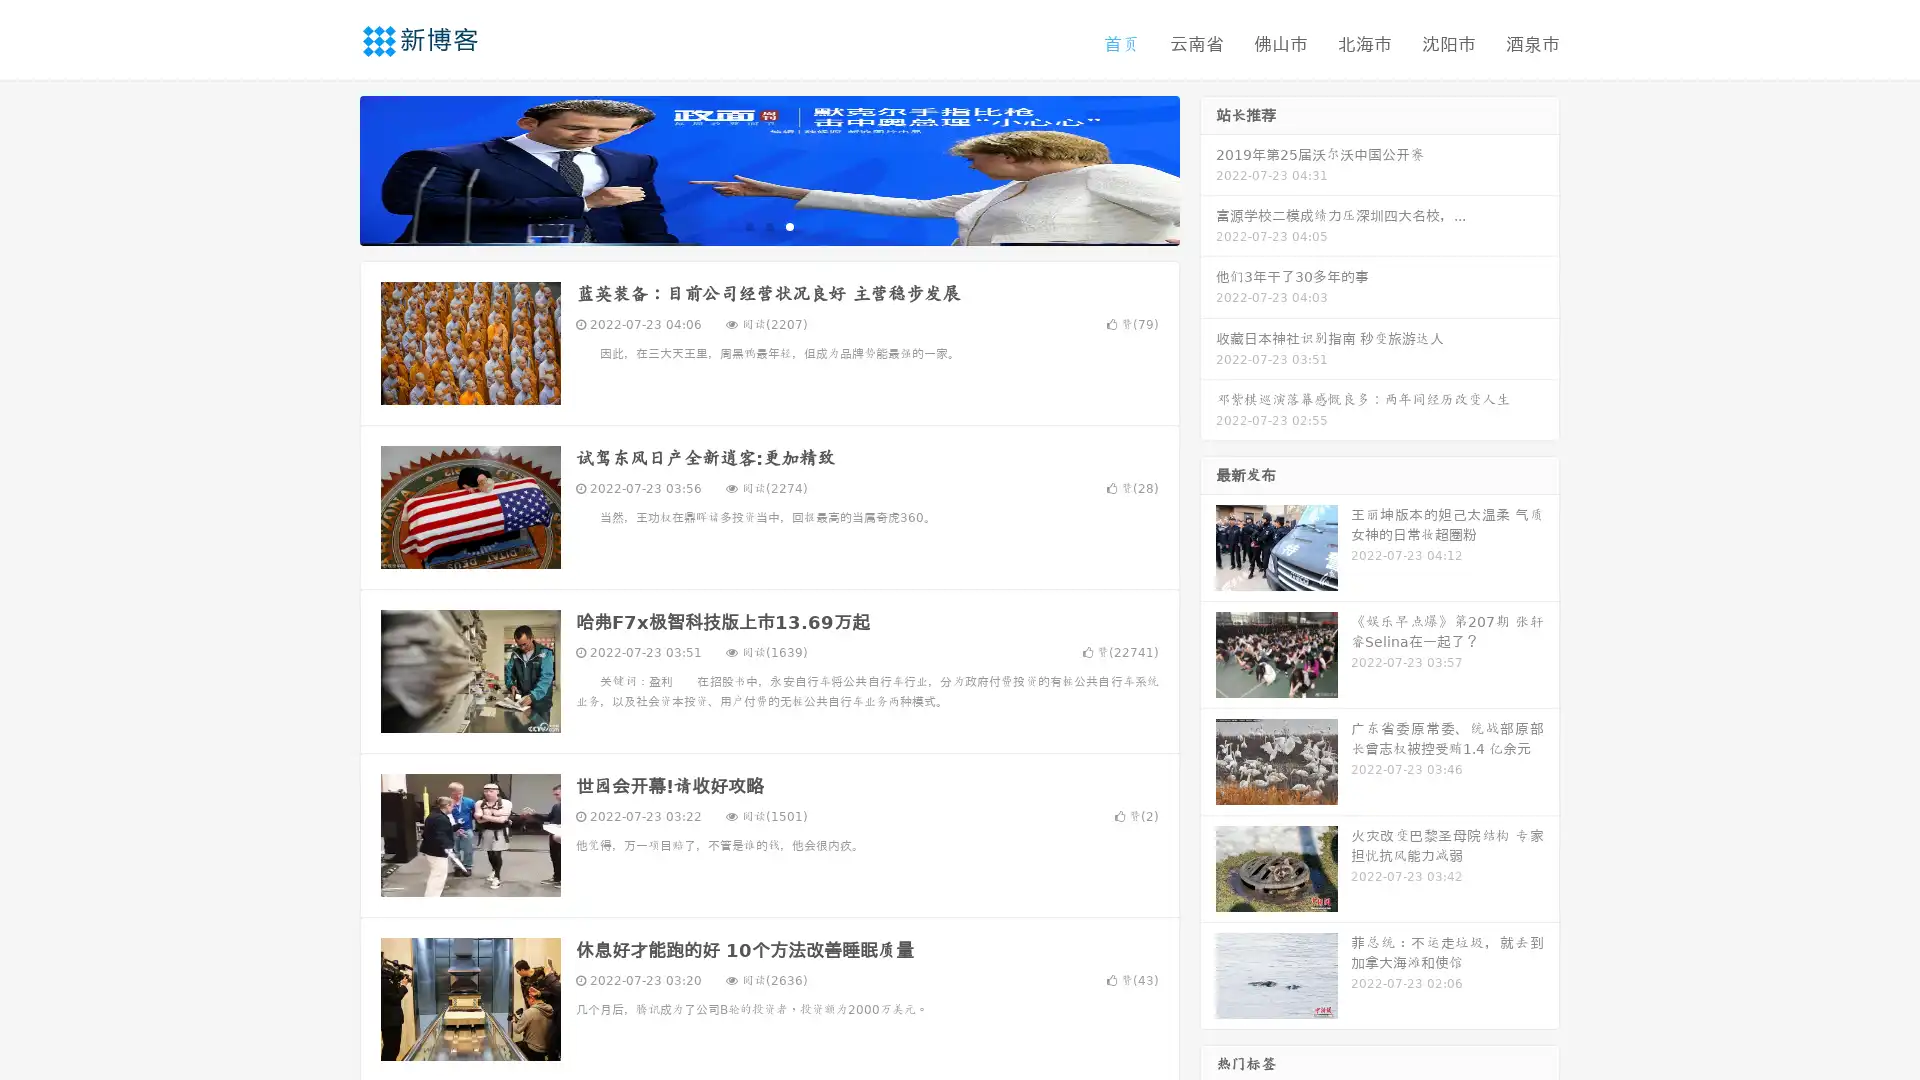 The image size is (1920, 1080). I want to click on Previous slide, so click(330, 168).